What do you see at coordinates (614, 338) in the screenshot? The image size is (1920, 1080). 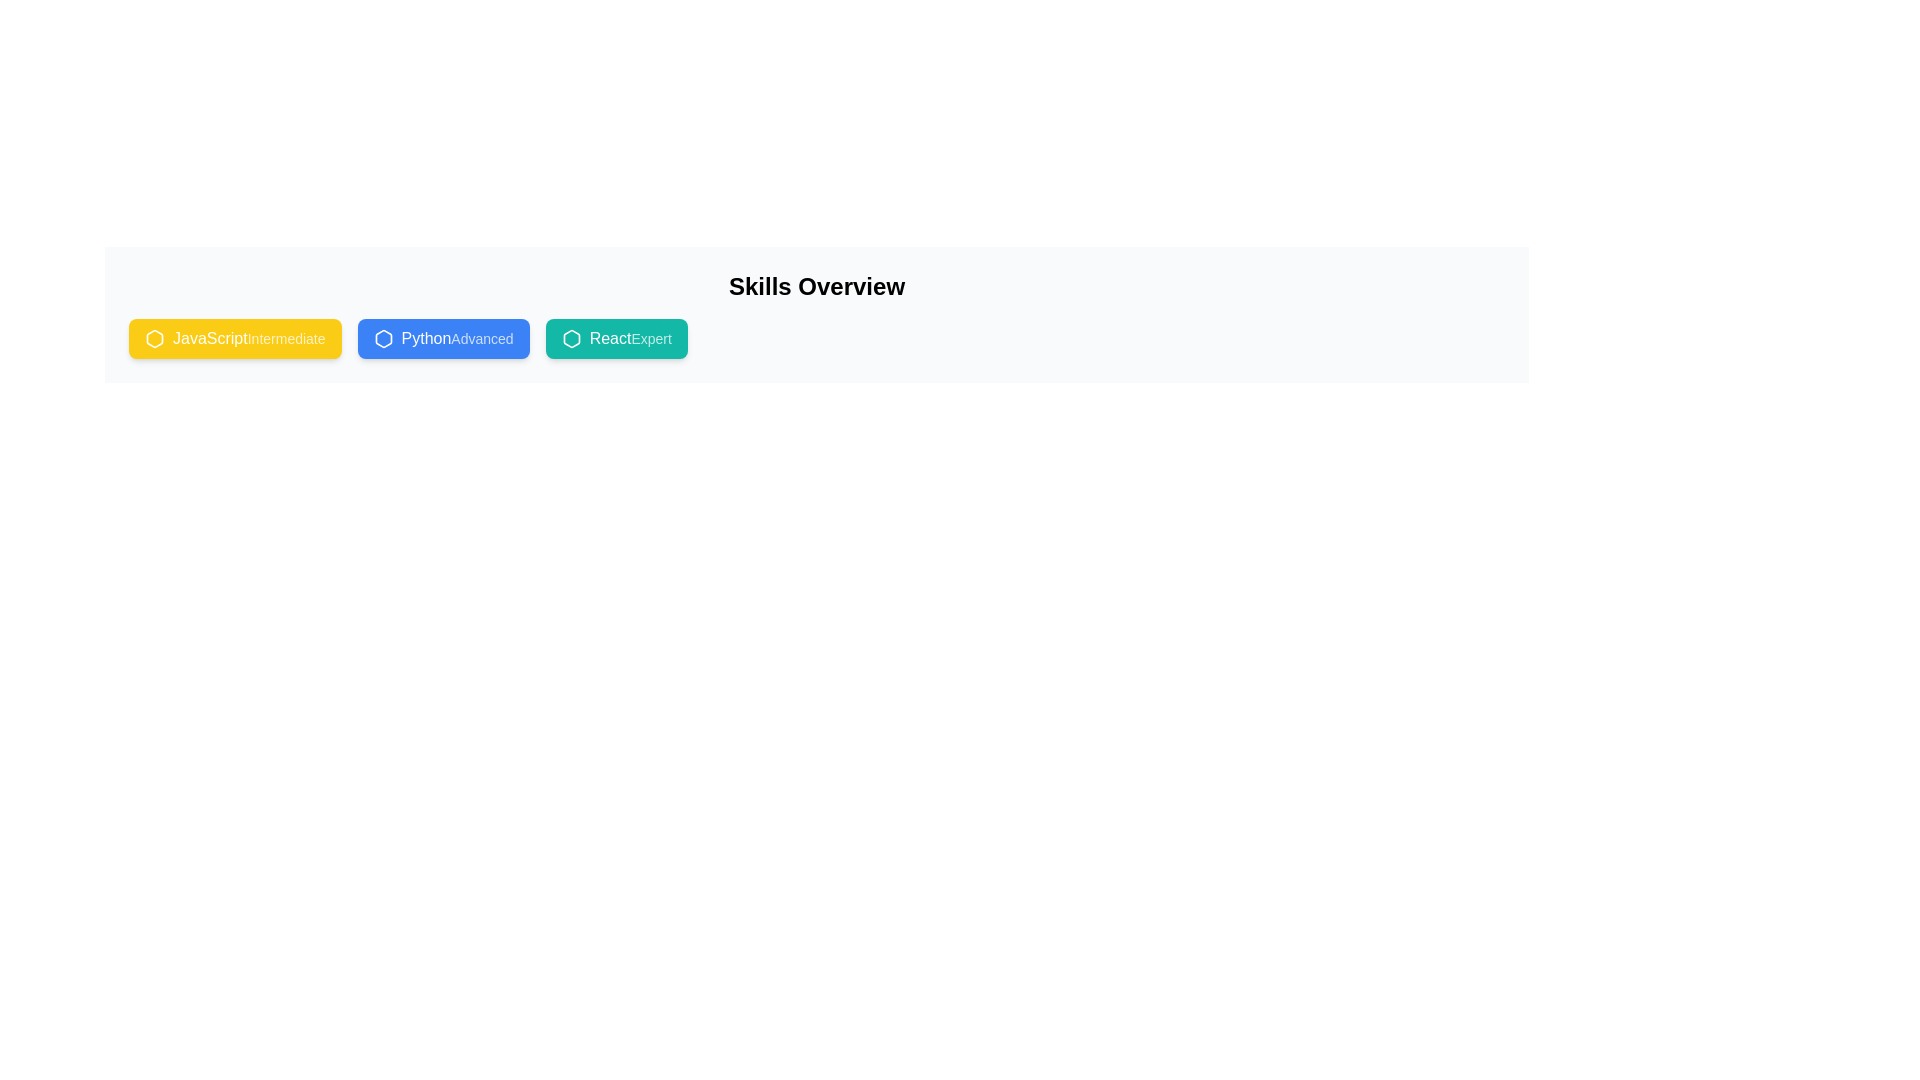 I see `the skill chip corresponding to React` at bounding box center [614, 338].